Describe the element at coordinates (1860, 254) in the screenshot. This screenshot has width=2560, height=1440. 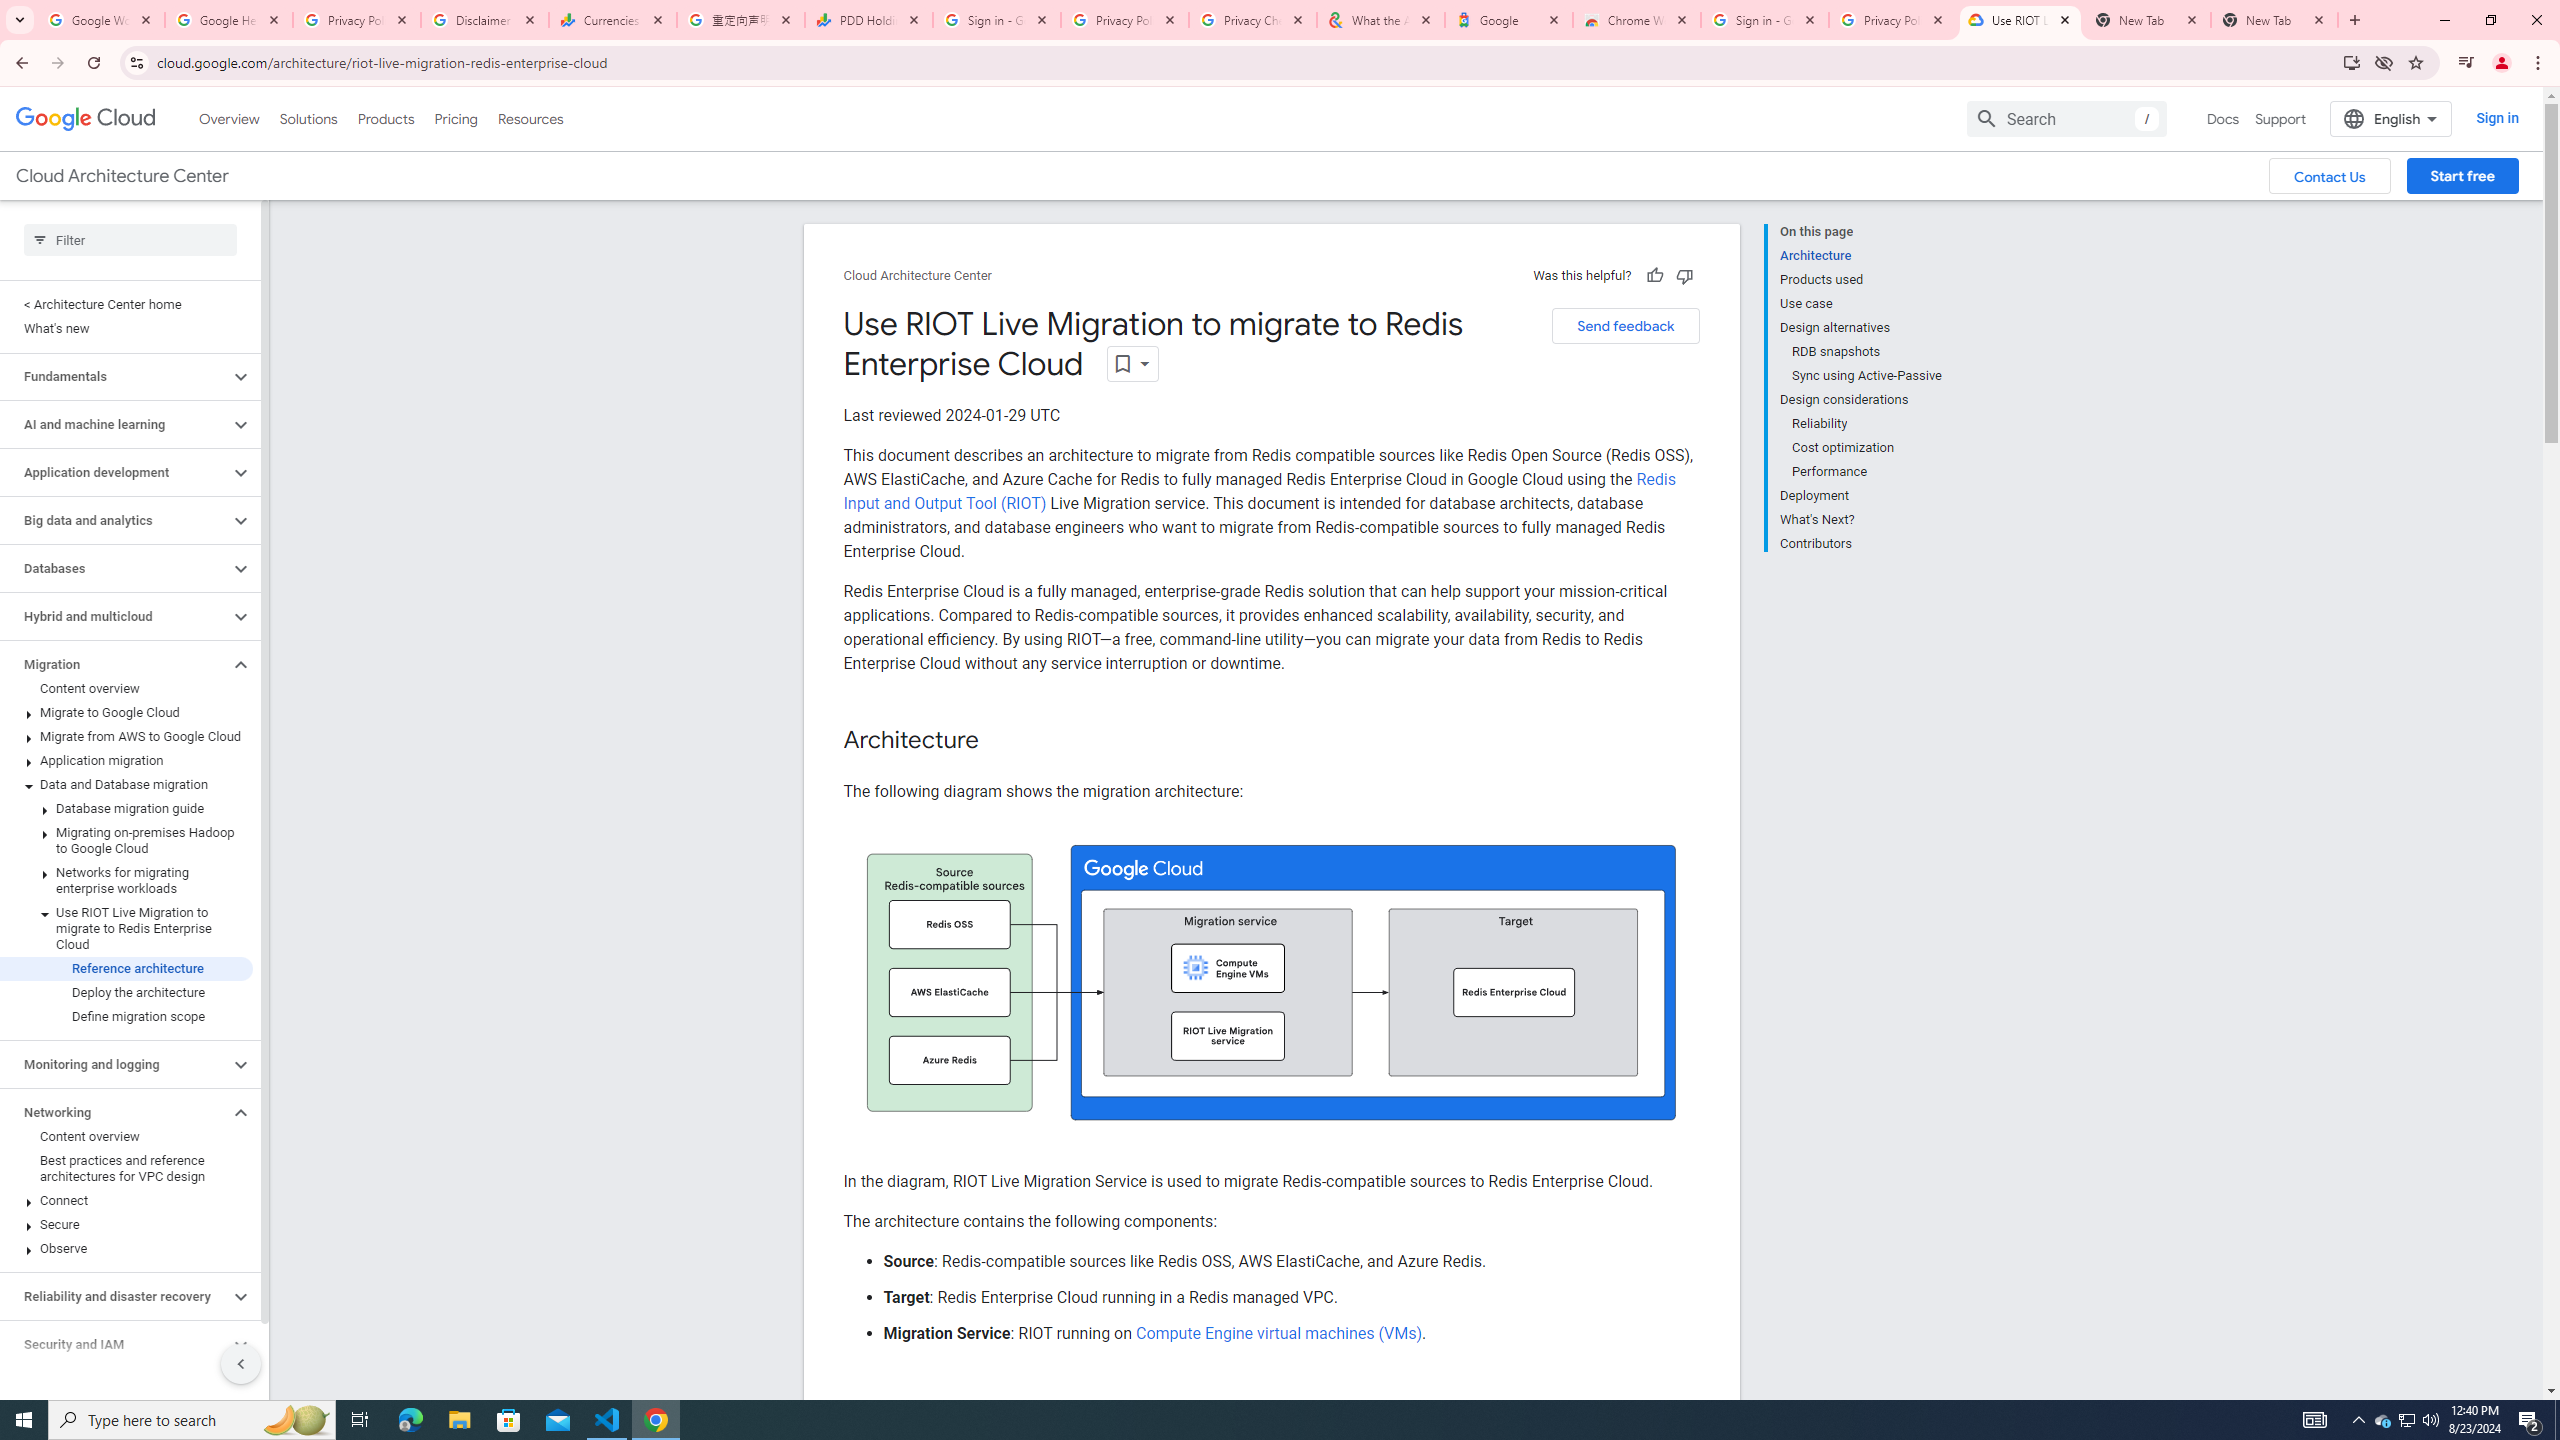
I see `'Architecture'` at that location.